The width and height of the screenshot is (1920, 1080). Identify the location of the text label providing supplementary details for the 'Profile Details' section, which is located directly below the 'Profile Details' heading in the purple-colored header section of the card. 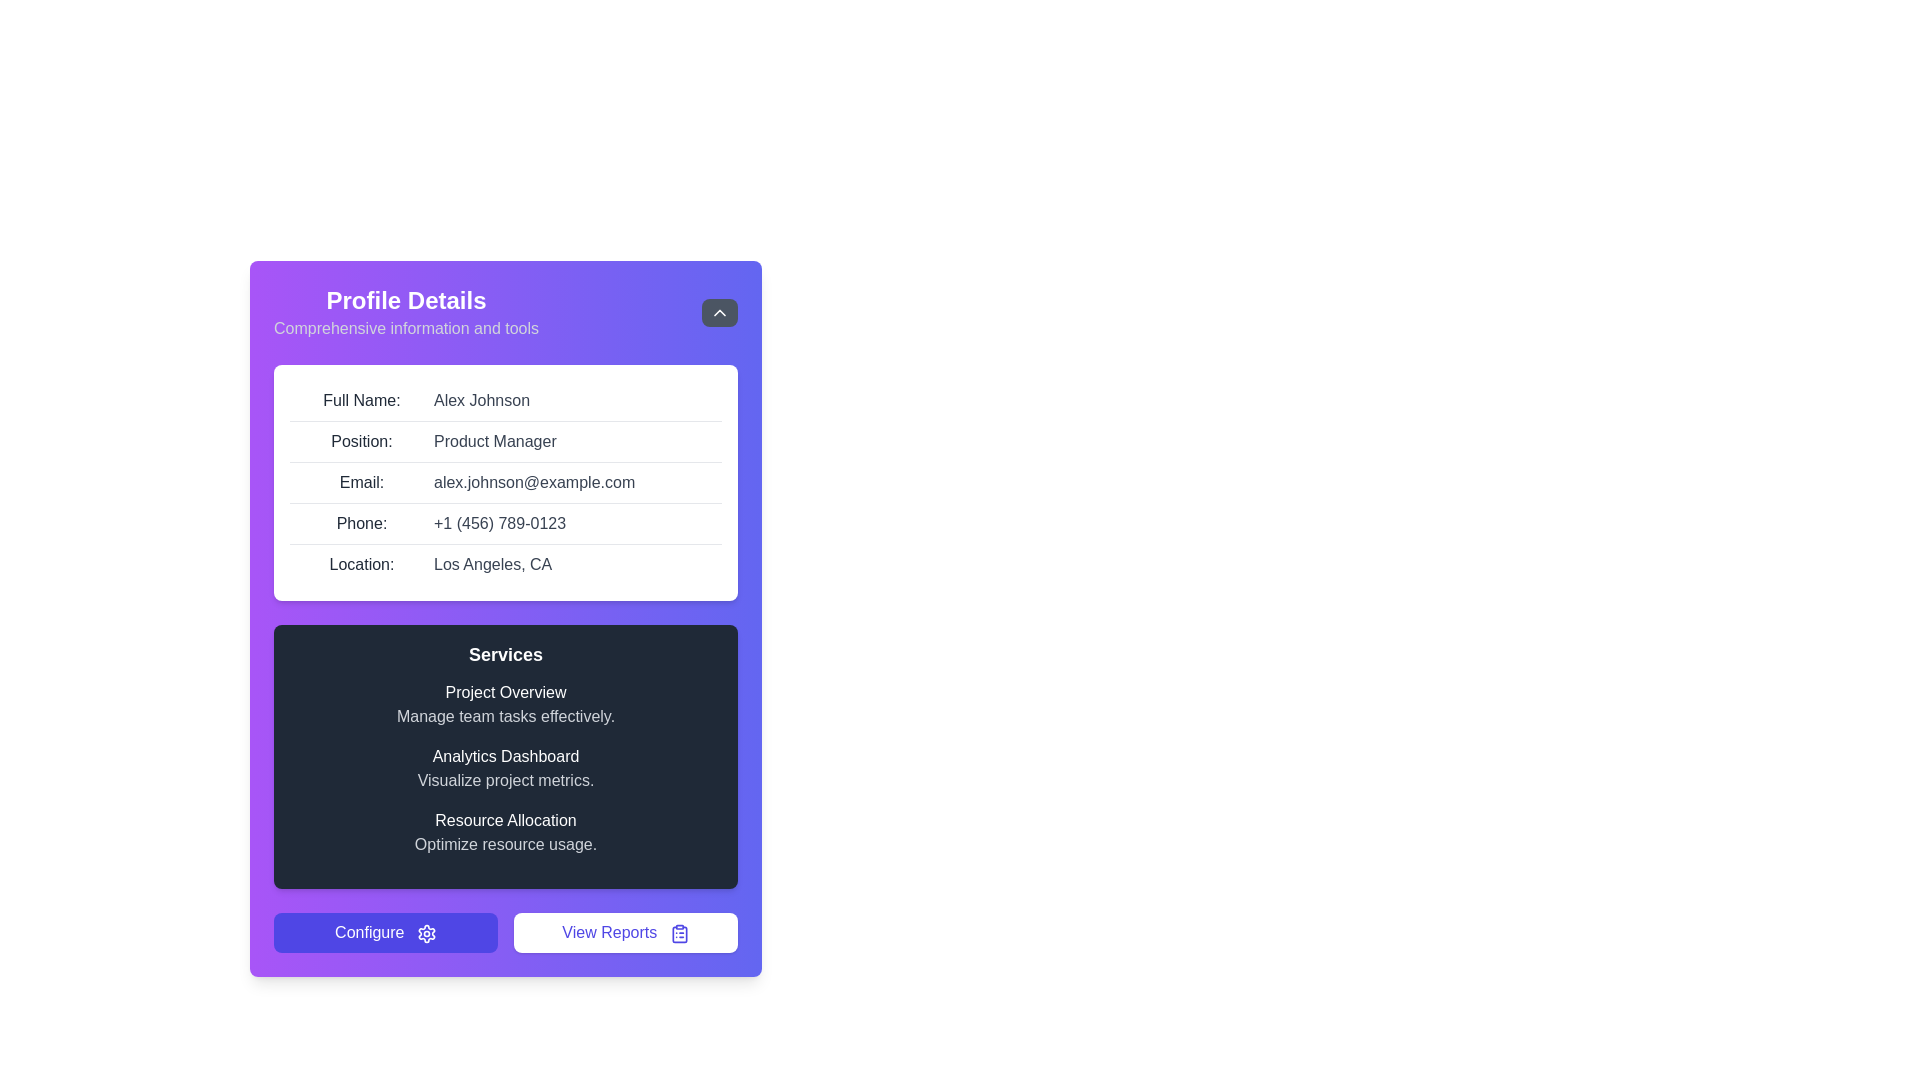
(405, 327).